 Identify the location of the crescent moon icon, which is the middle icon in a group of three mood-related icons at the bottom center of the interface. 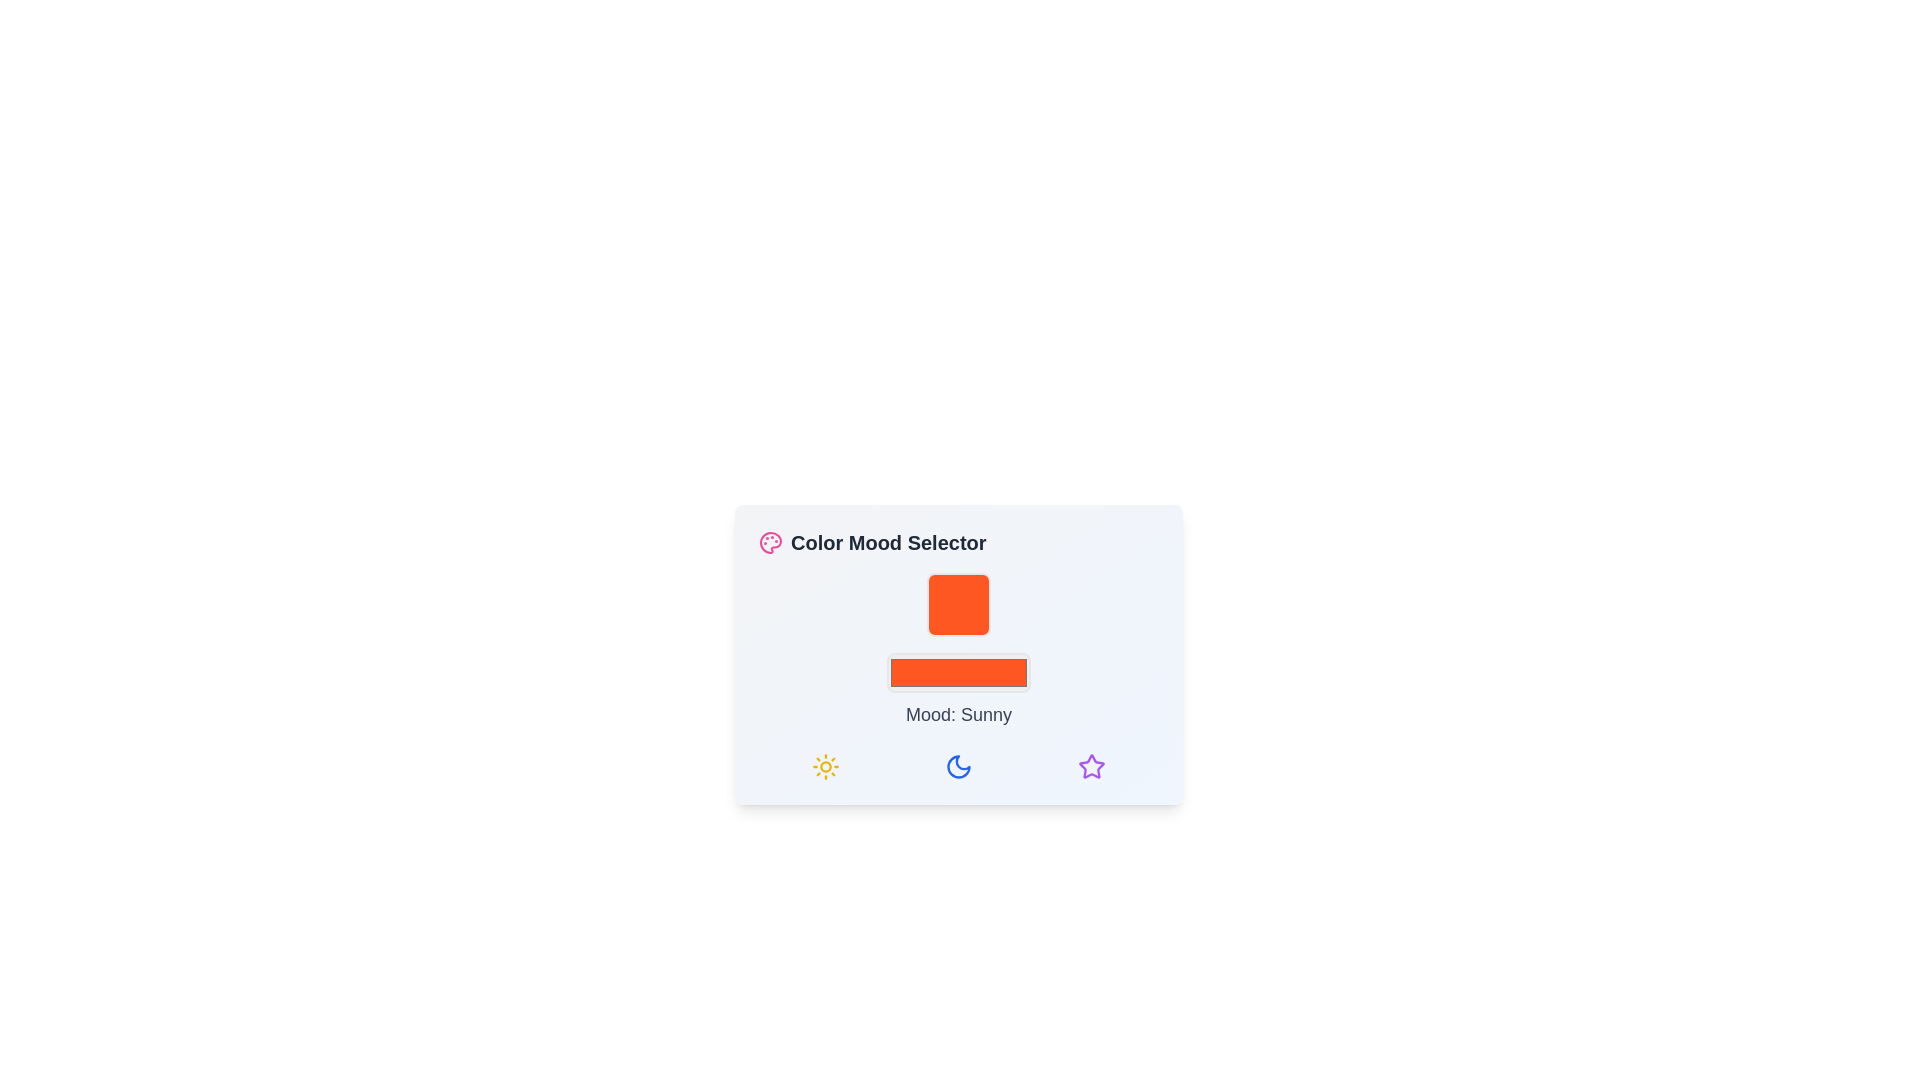
(958, 766).